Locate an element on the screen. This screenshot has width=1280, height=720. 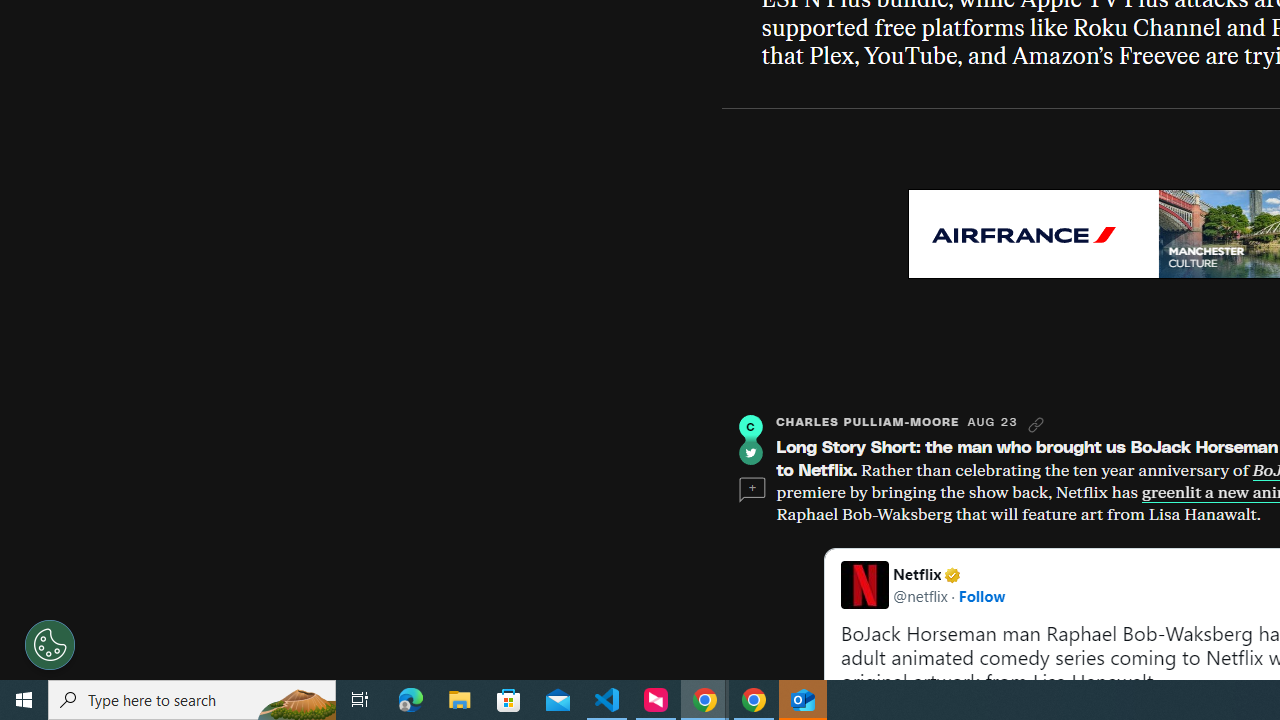
'Copy link' is located at coordinates (1036, 424).